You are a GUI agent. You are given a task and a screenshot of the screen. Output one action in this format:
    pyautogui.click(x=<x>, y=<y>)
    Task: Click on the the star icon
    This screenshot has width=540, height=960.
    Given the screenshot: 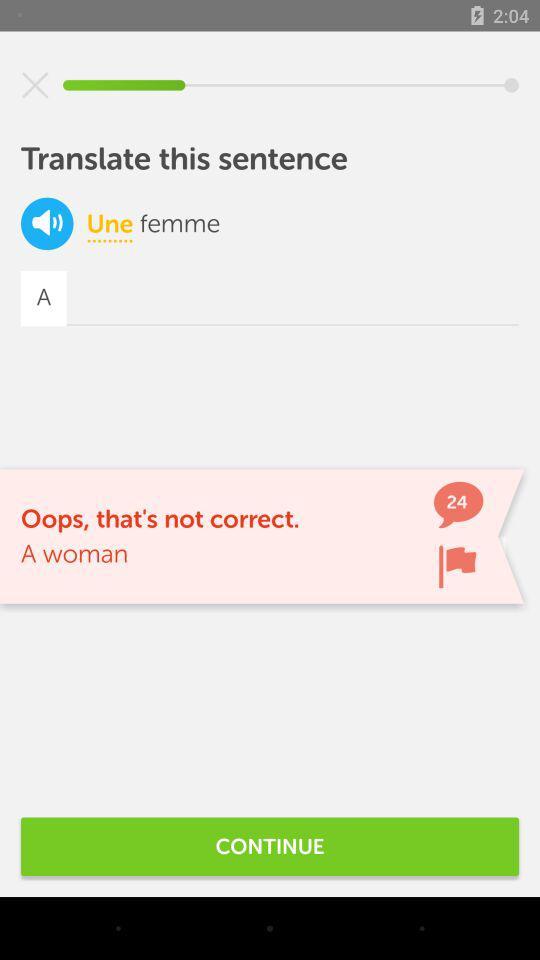 What is the action you would take?
    pyautogui.click(x=35, y=85)
    